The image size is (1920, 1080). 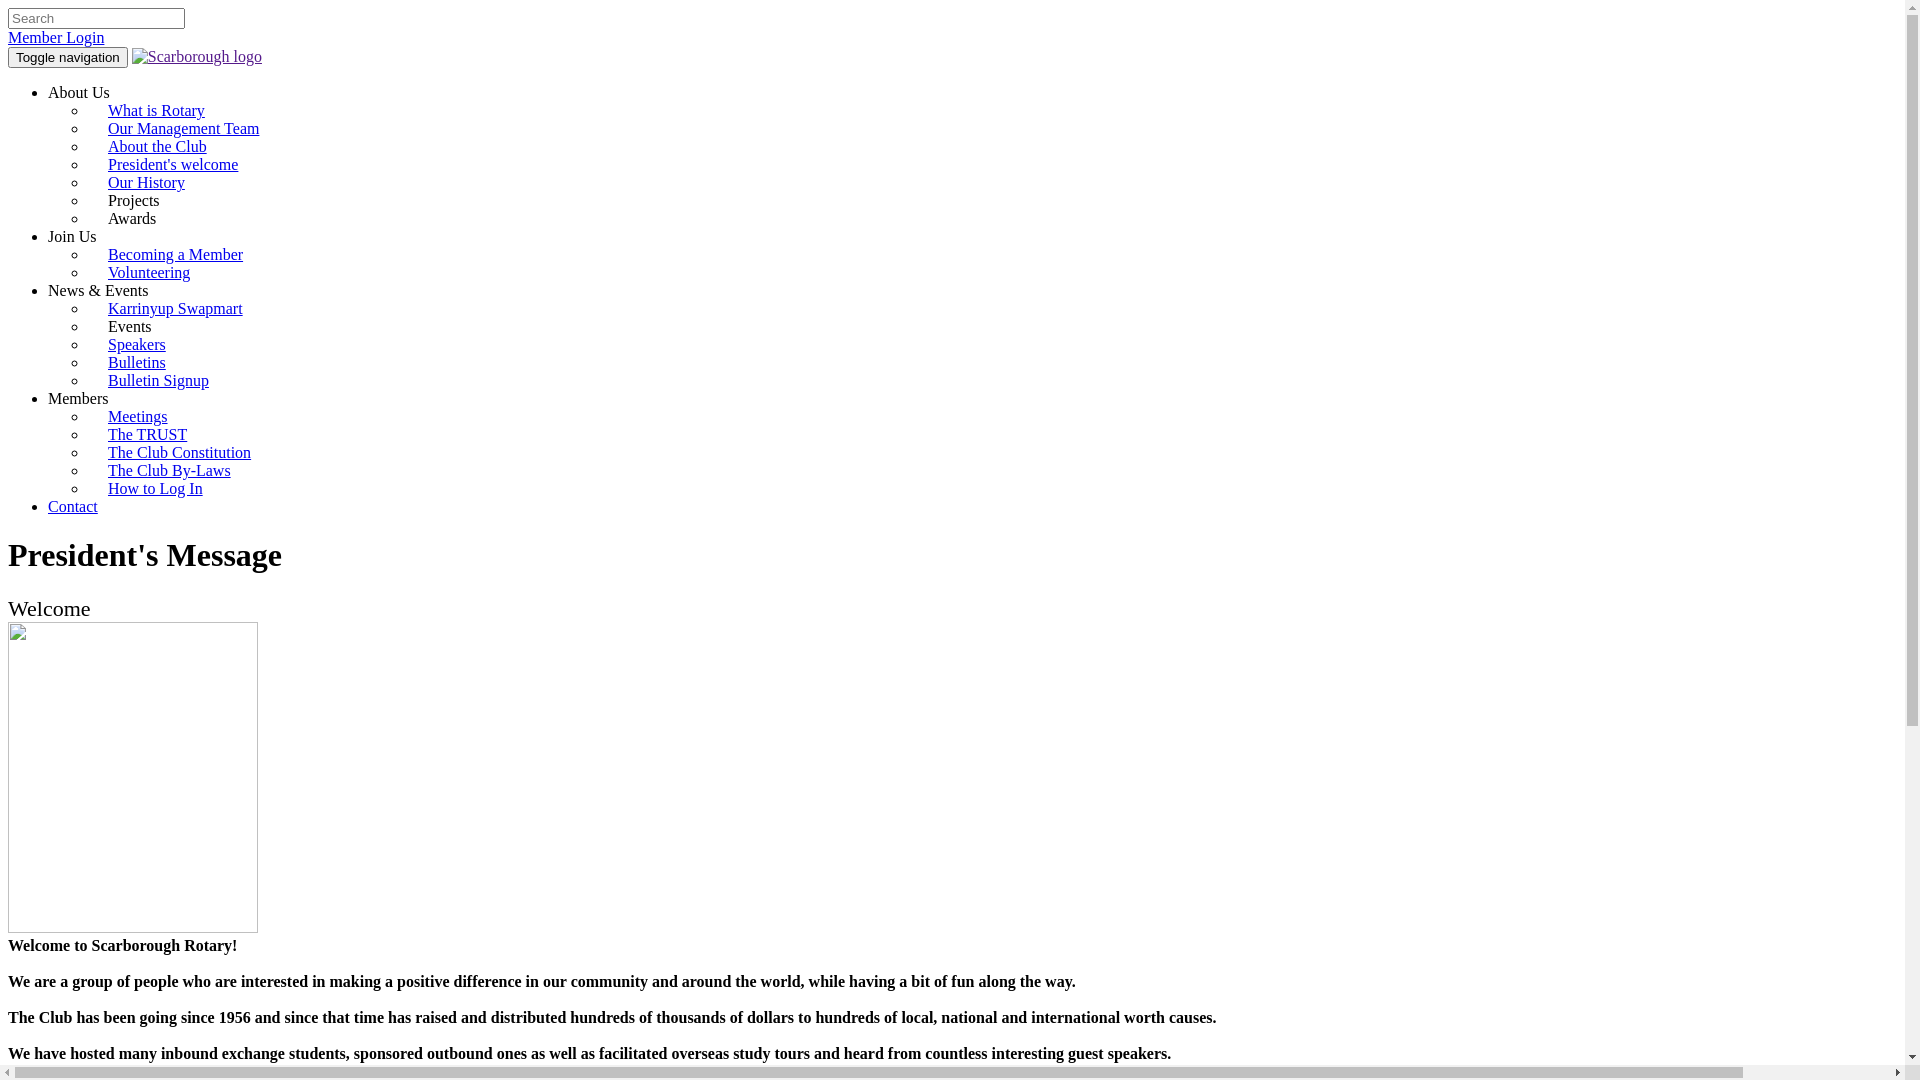 What do you see at coordinates (138, 218) in the screenshot?
I see `'Awards'` at bounding box center [138, 218].